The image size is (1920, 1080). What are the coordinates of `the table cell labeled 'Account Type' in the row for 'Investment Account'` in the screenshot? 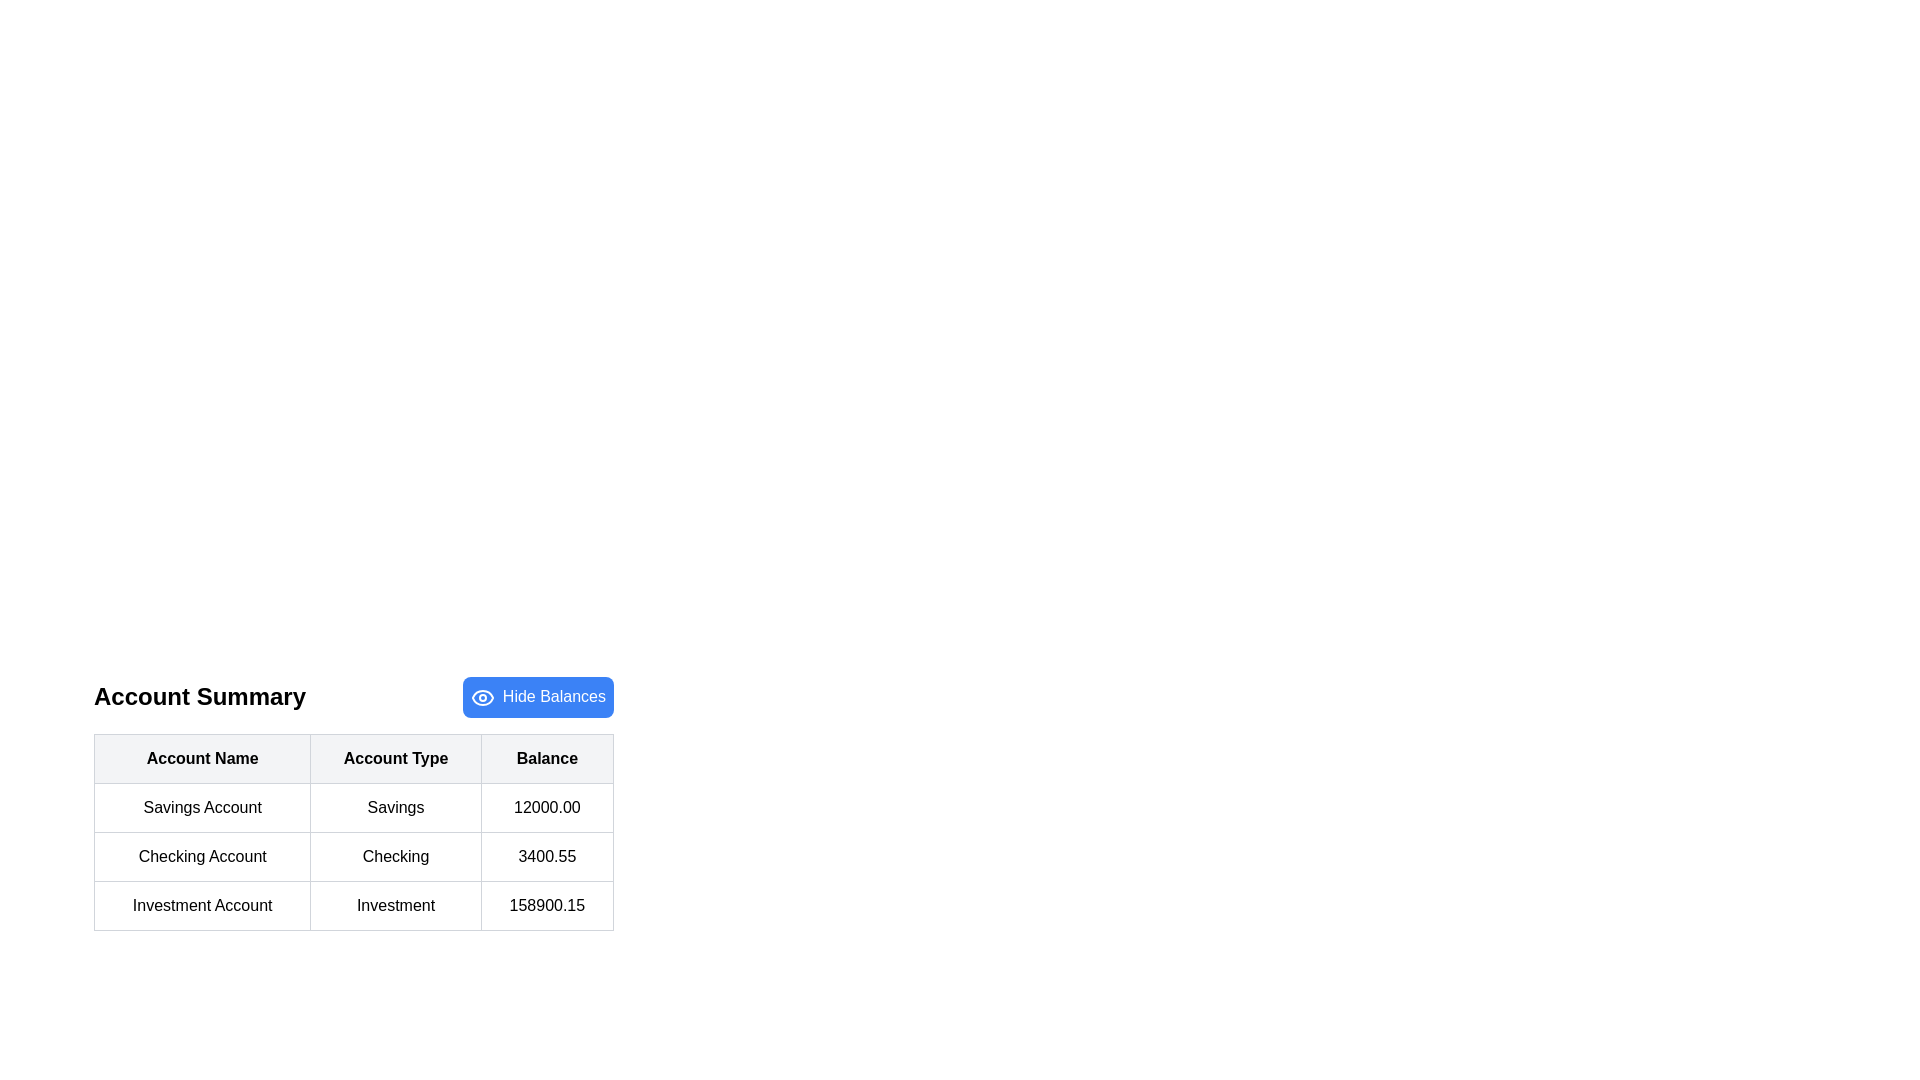 It's located at (396, 905).